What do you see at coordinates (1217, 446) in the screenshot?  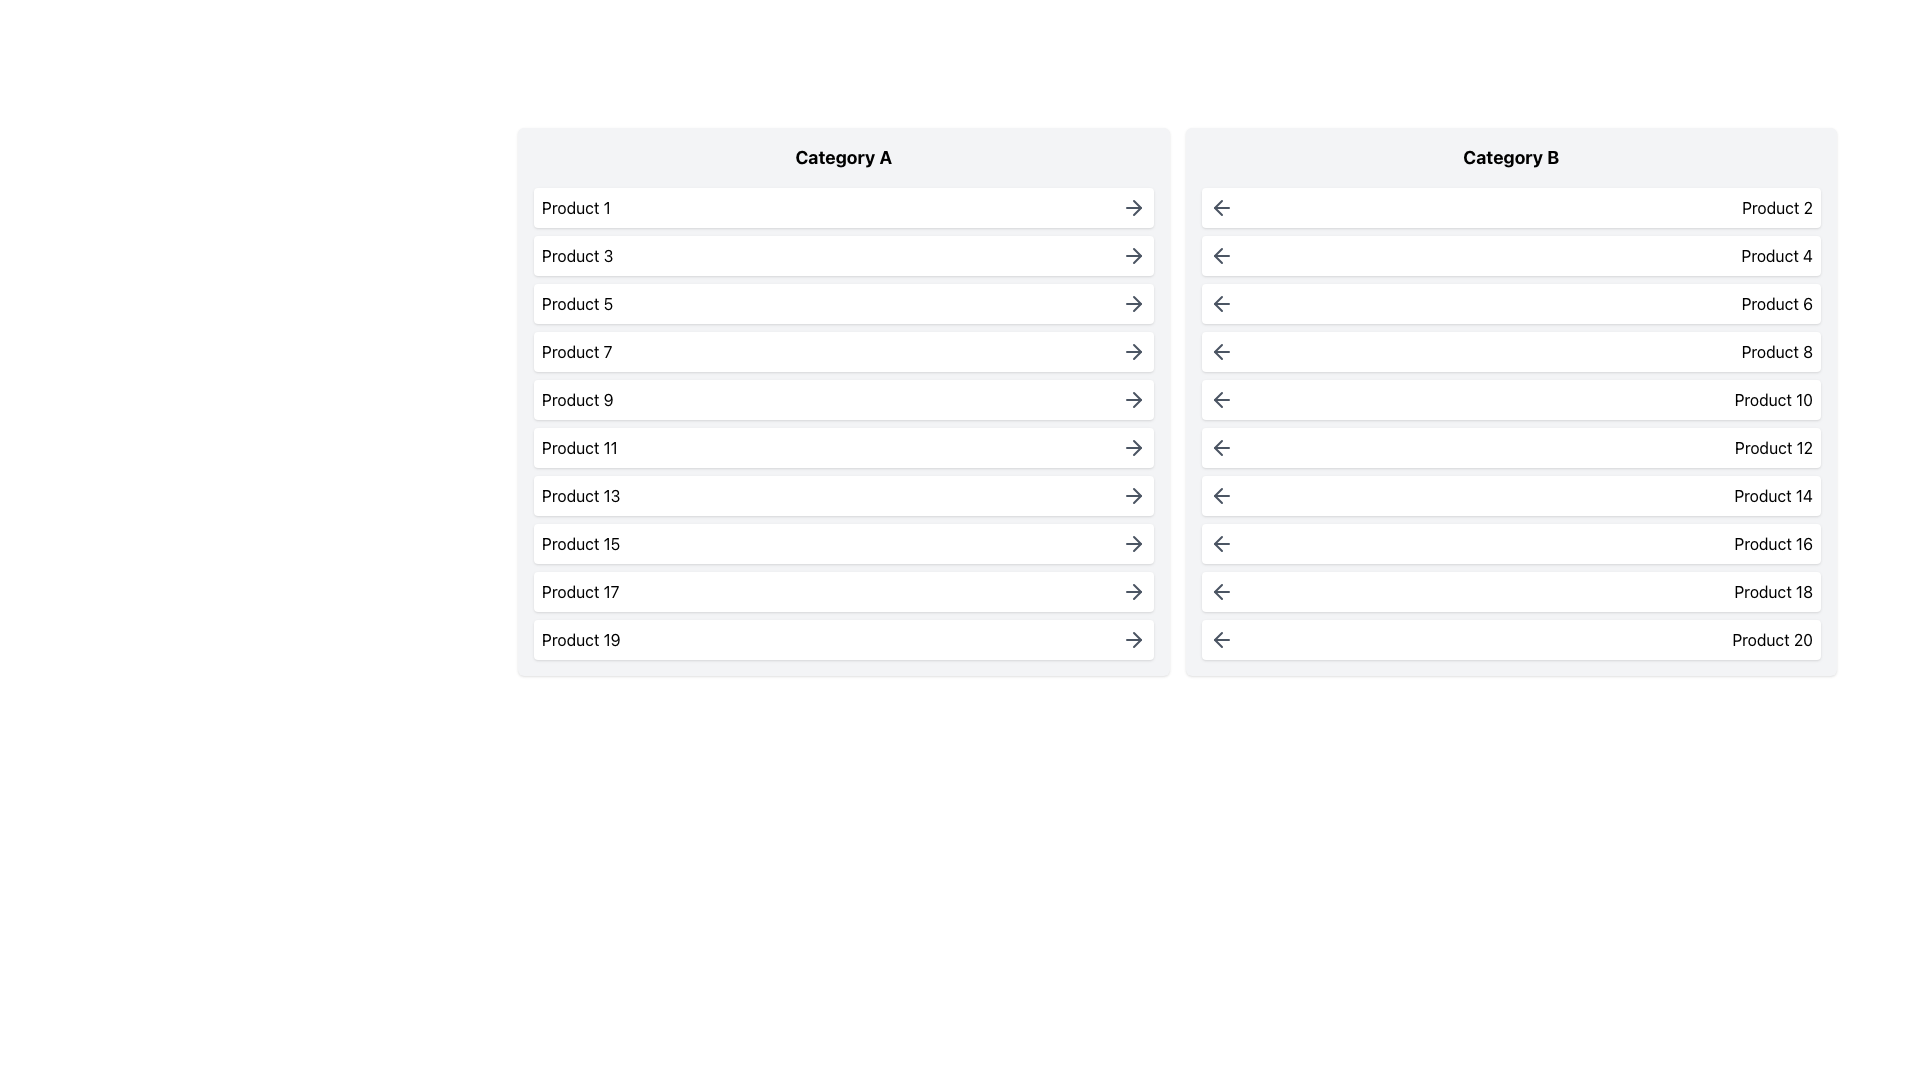 I see `the navigational icon for Product 12 under Category B` at bounding box center [1217, 446].